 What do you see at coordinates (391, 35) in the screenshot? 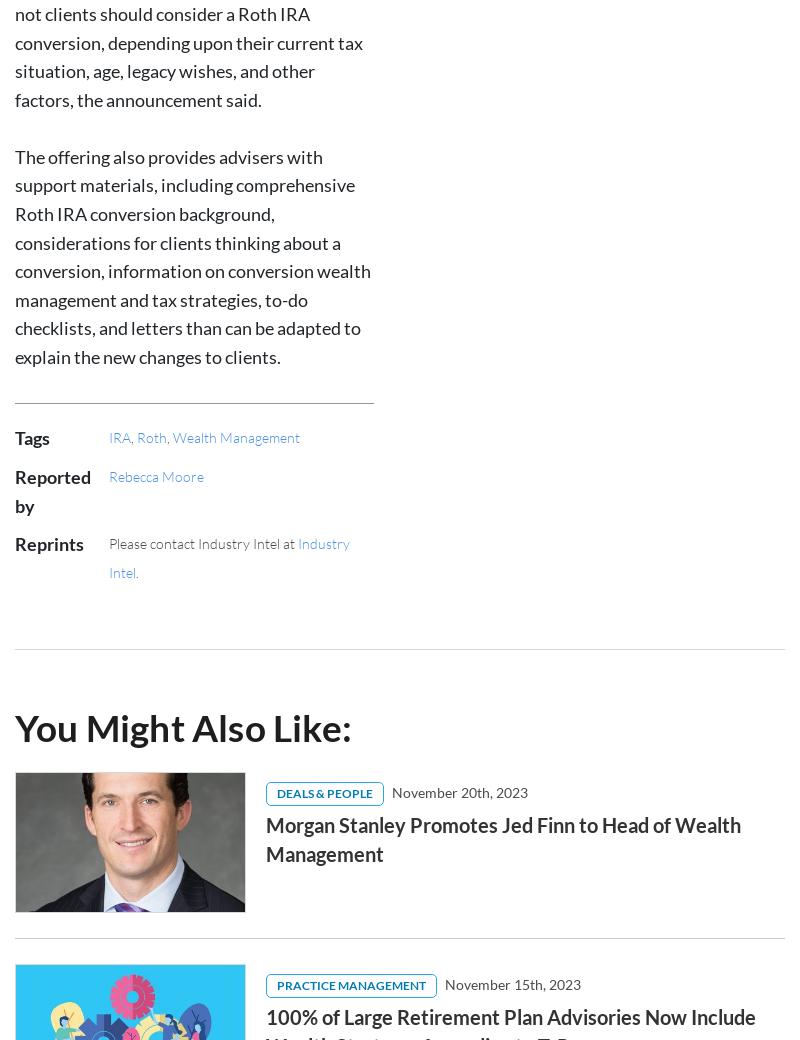
I see `'November 20th, 2023'` at bounding box center [391, 35].